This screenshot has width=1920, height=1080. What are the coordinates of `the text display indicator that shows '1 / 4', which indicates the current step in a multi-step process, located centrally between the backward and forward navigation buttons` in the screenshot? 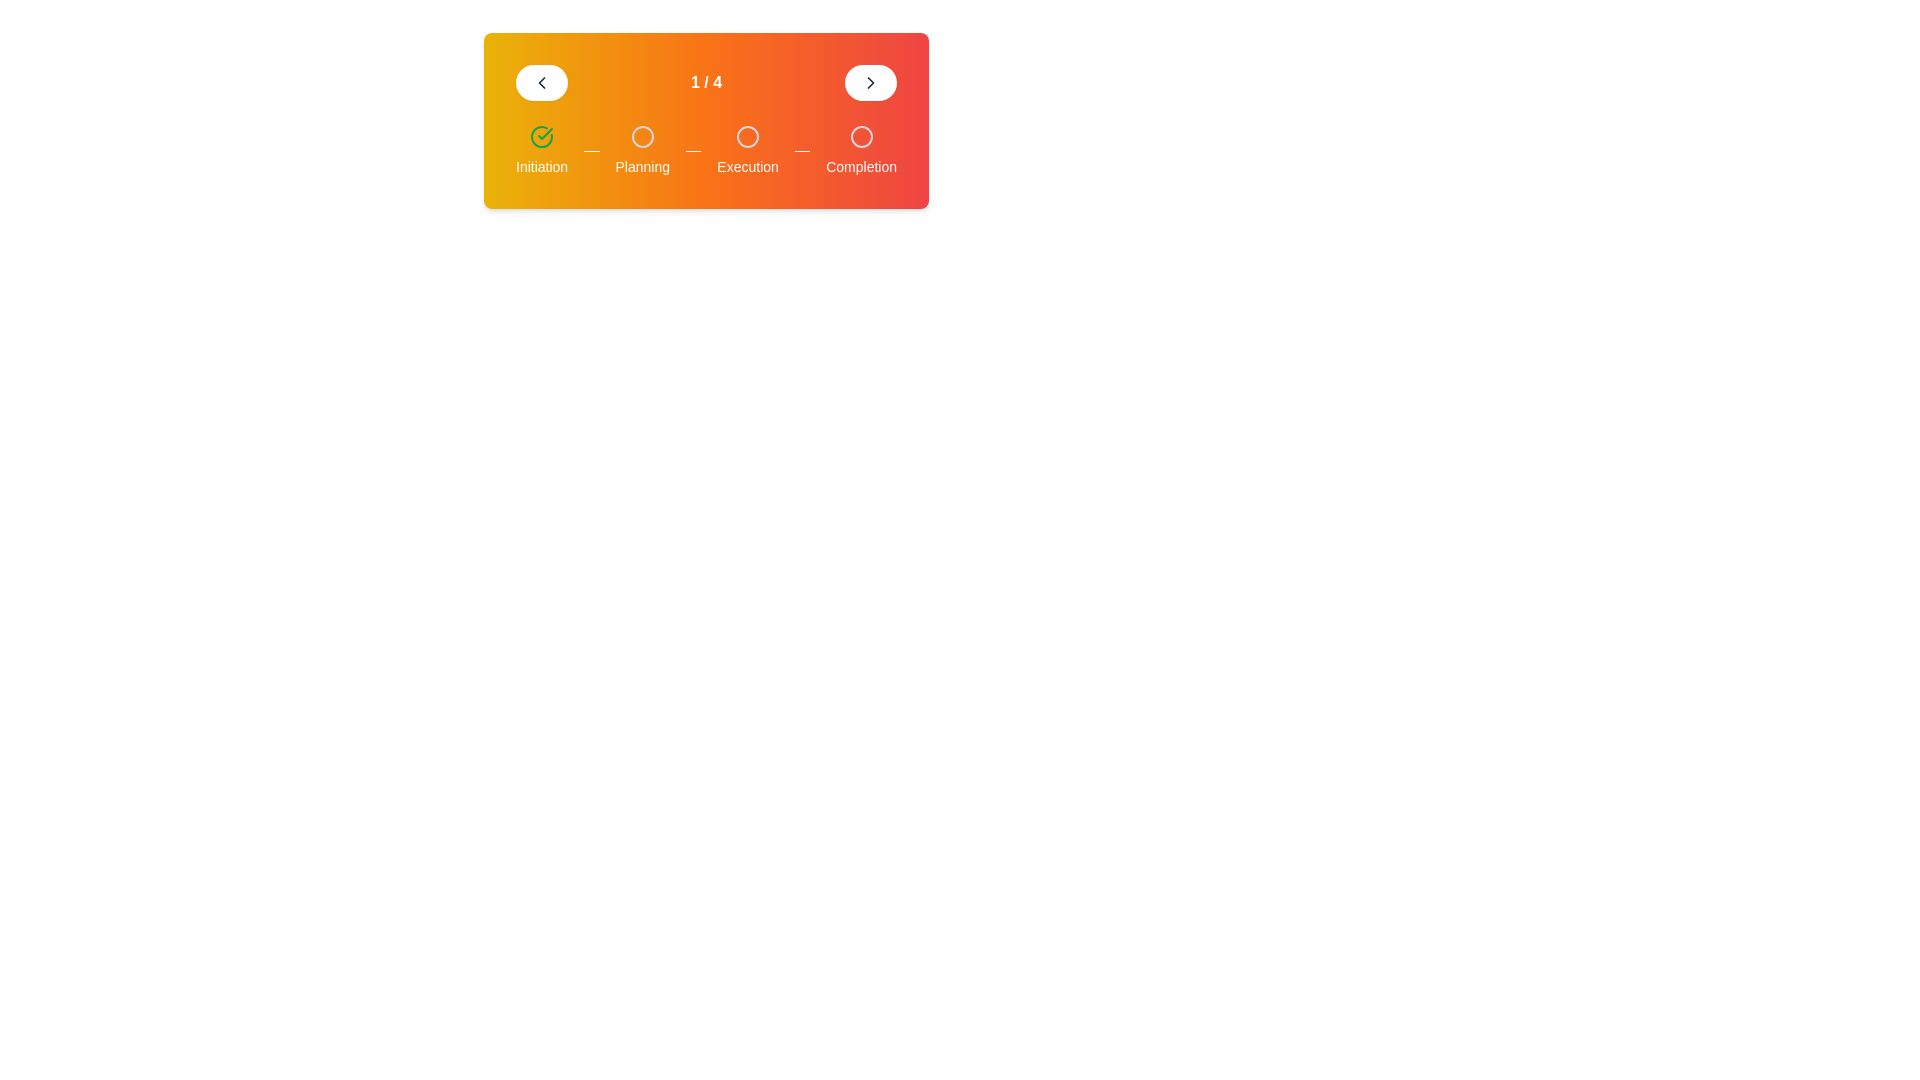 It's located at (706, 82).